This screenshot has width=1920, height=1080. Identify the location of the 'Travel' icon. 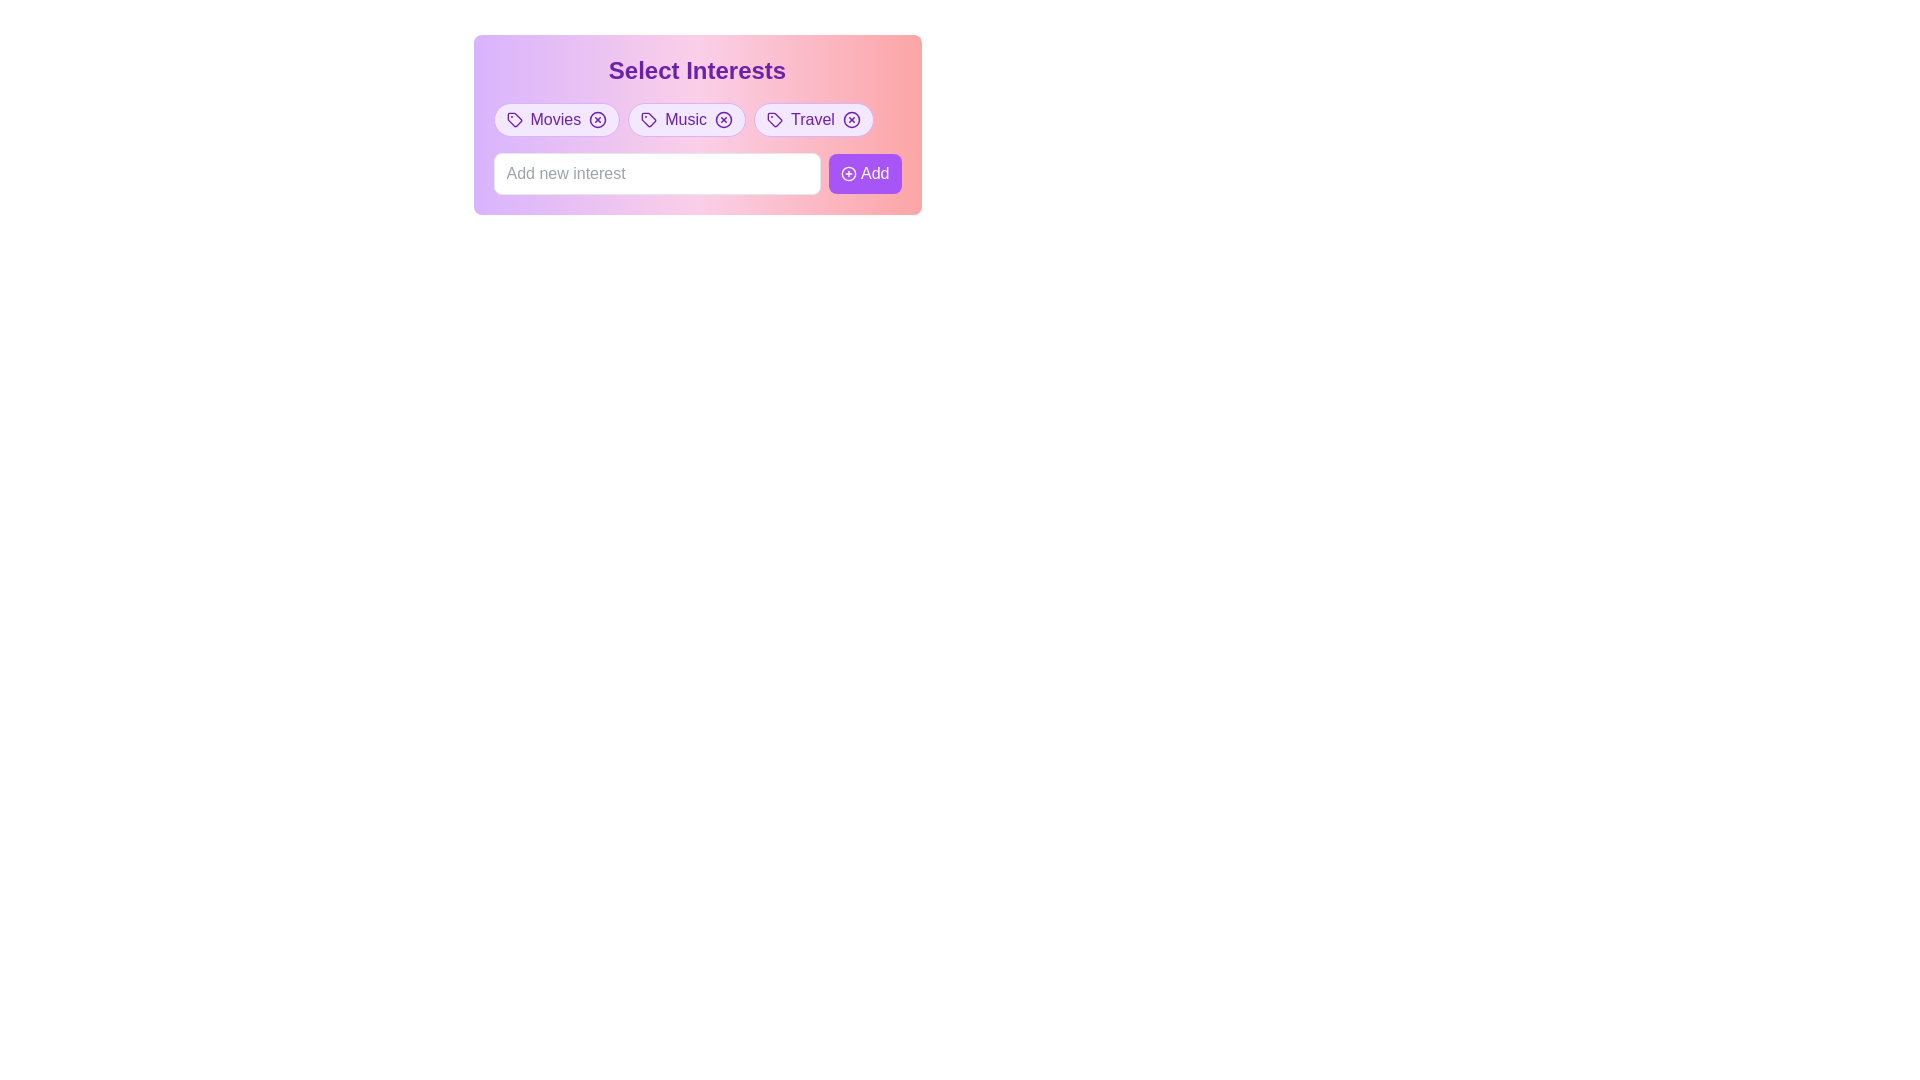
(773, 119).